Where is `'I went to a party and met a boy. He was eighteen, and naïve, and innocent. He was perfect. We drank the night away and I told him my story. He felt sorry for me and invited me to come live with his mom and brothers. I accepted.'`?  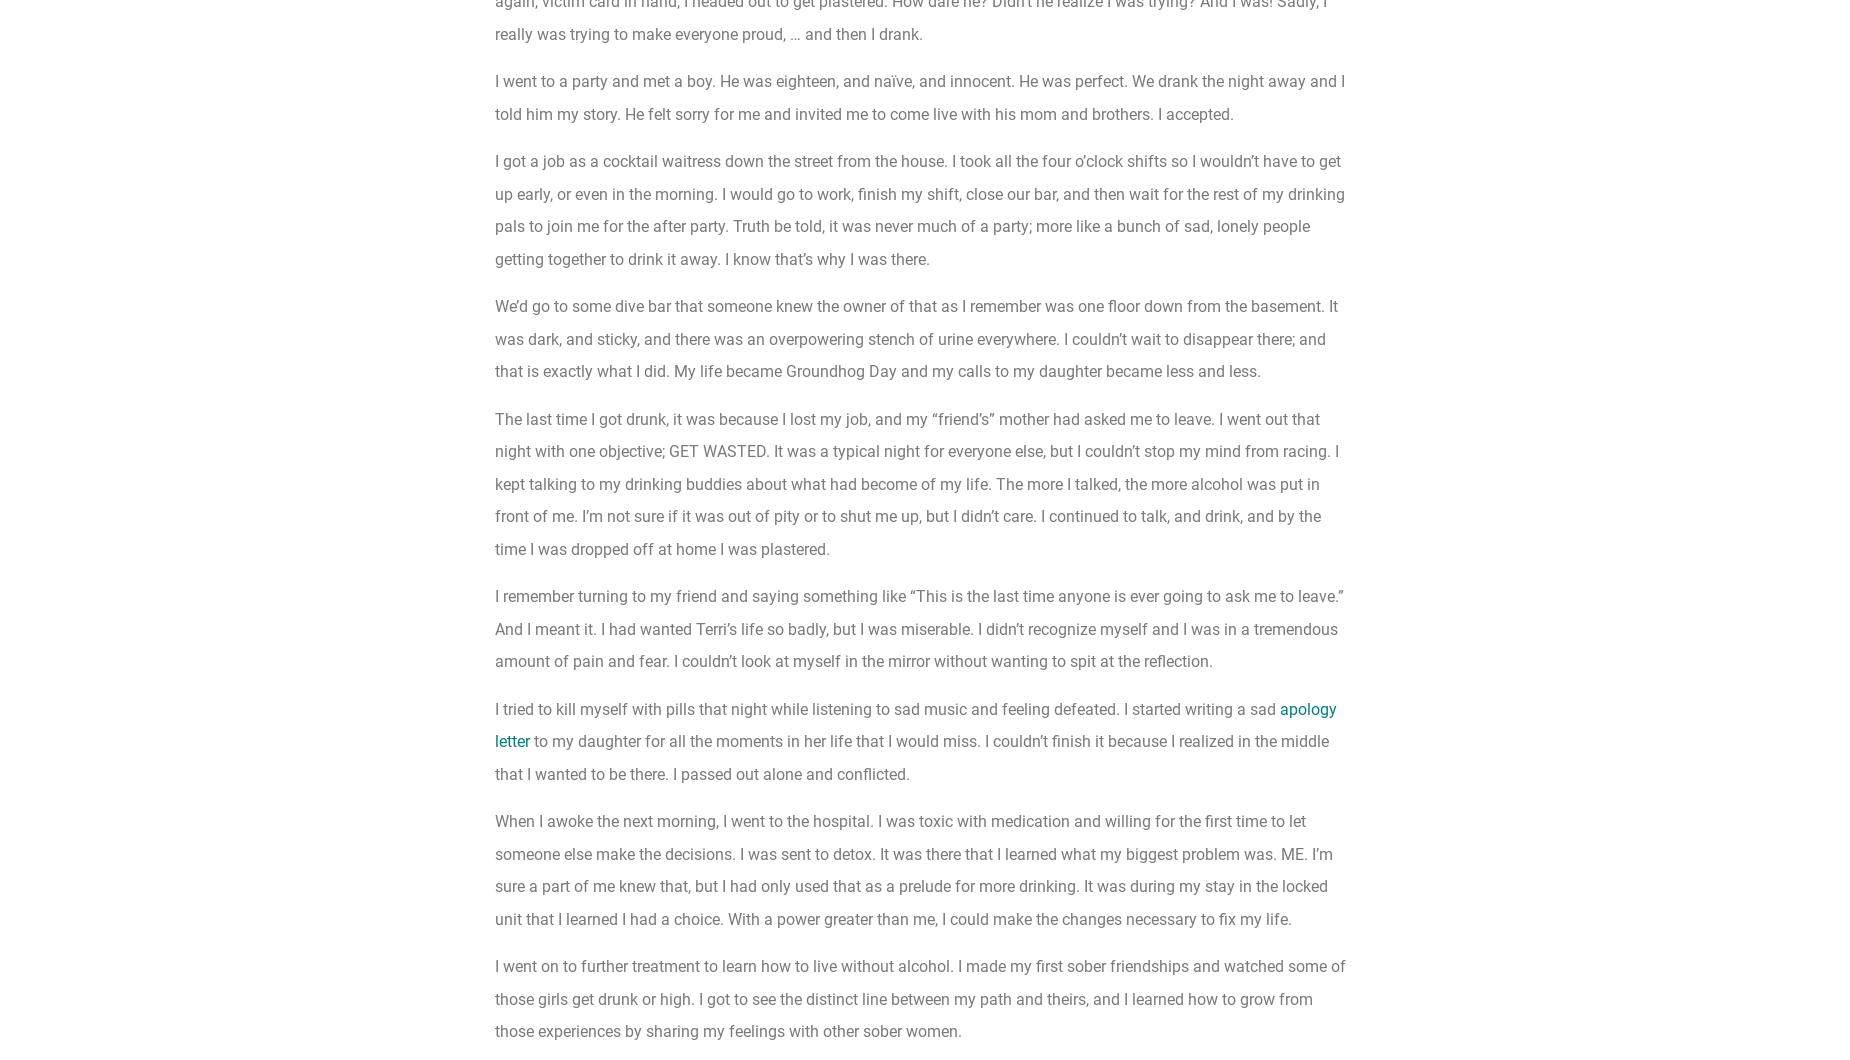
'I went to a party and met a boy. He was eighteen, and naïve, and innocent. He was perfect. We drank the night away and I told him my story. He felt sorry for me and invited me to come live with his mom and brothers. I accepted.' is located at coordinates (920, 97).